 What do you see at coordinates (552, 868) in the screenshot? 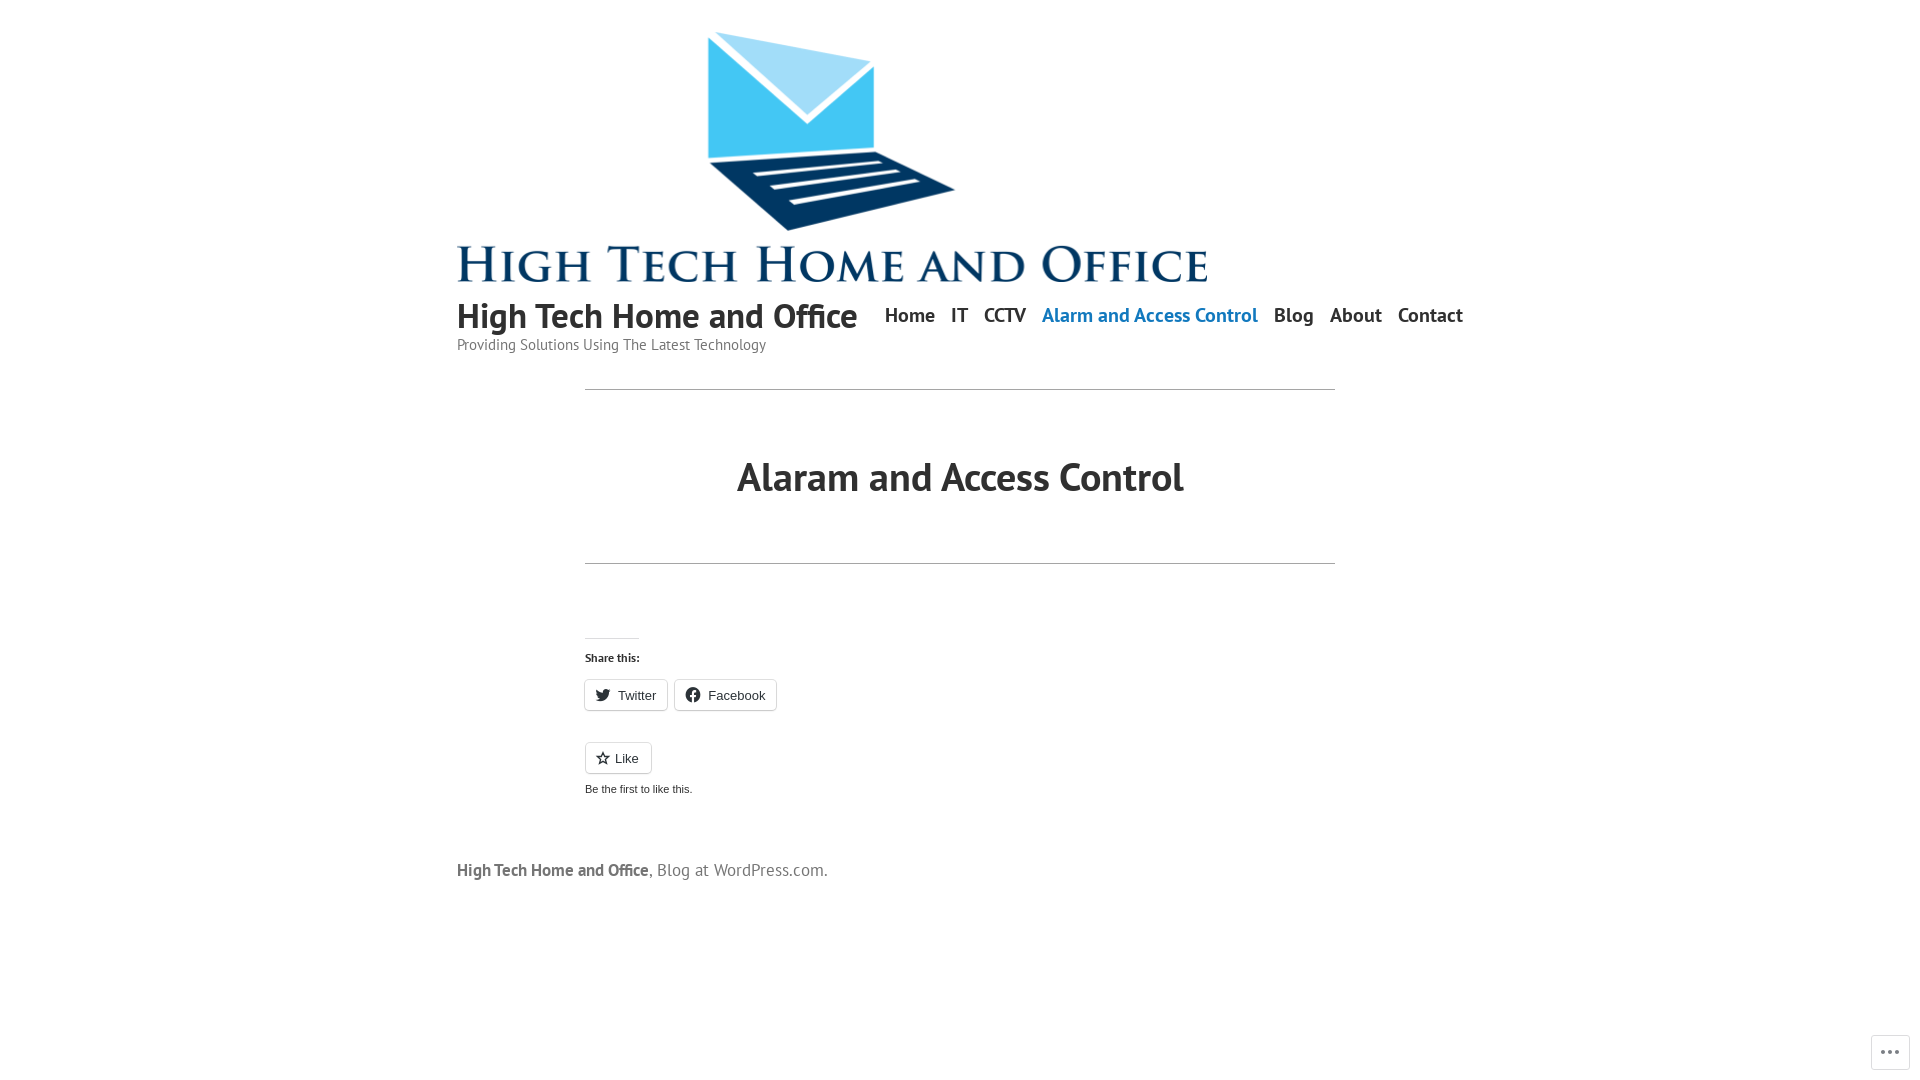
I see `'High Tech Home and Office'` at bounding box center [552, 868].